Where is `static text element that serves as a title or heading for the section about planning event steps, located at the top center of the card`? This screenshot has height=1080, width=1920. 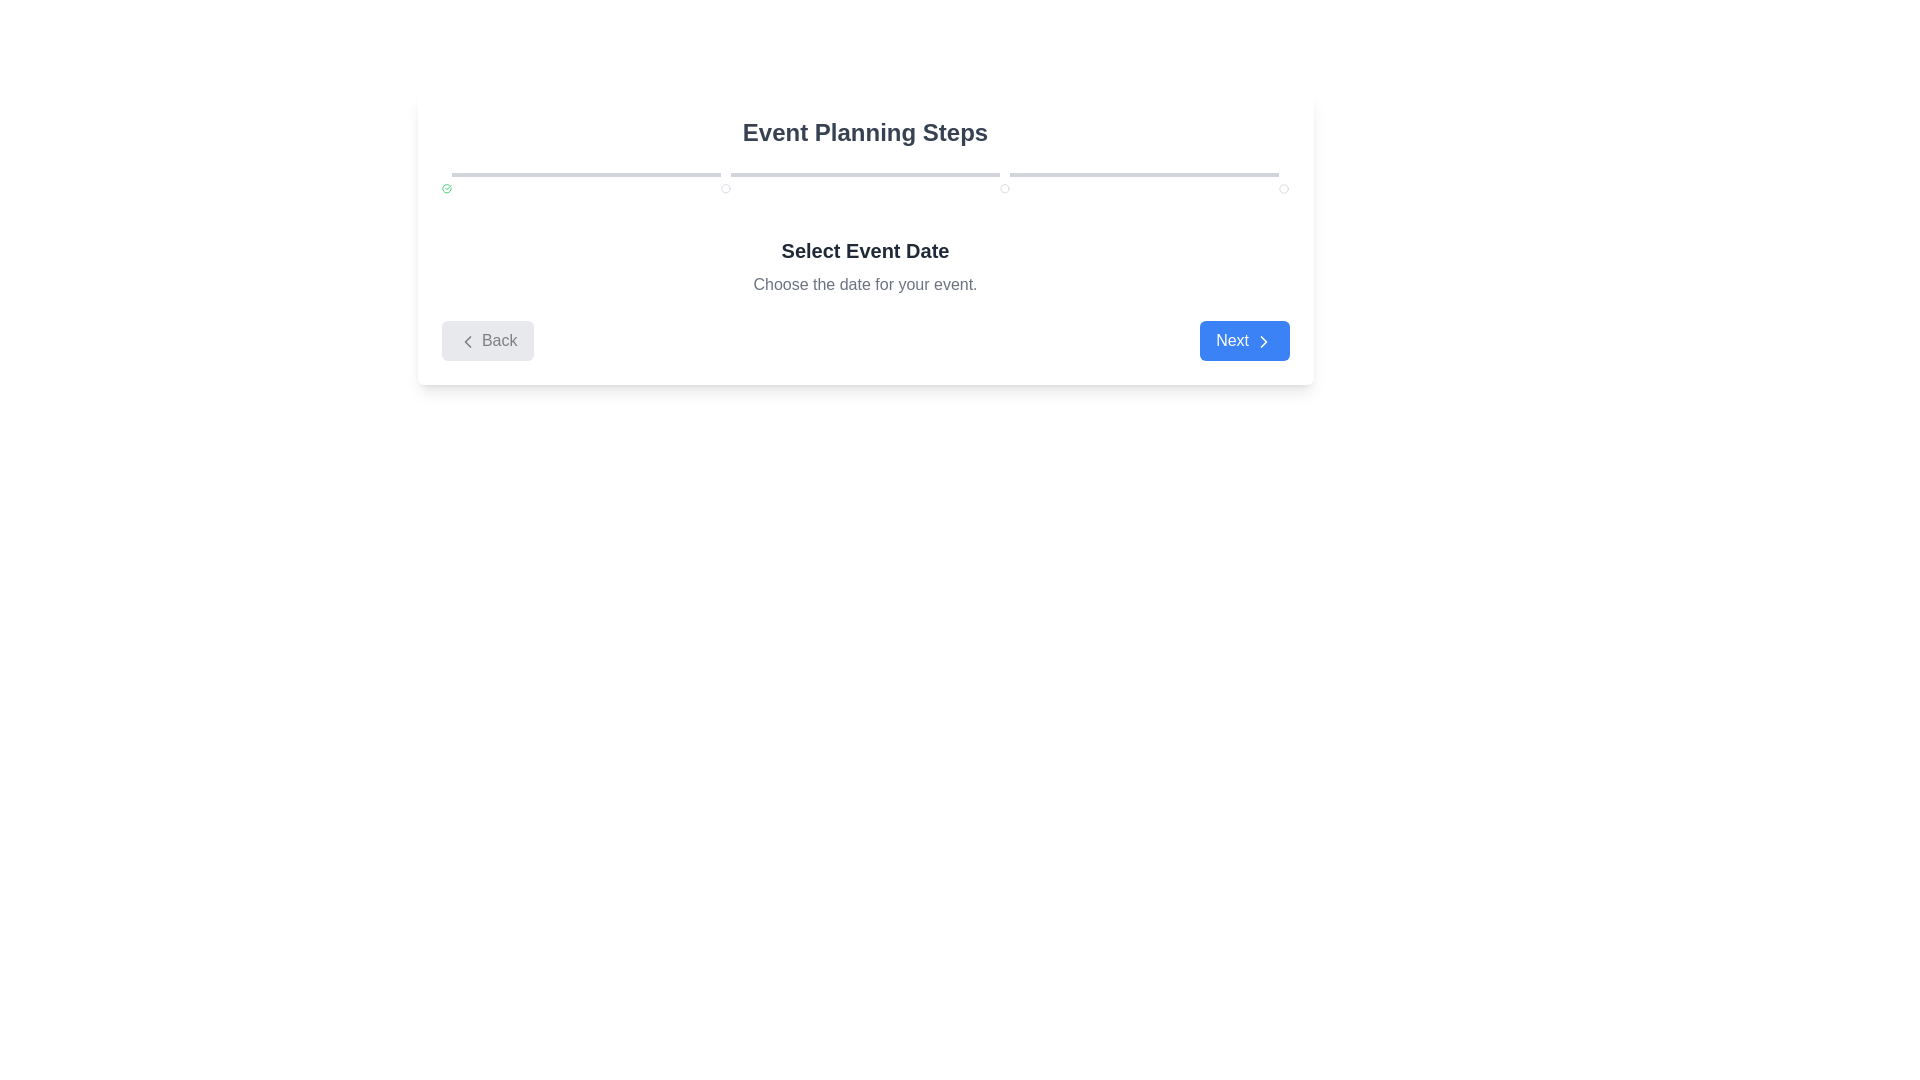 static text element that serves as a title or heading for the section about planning event steps, located at the top center of the card is located at coordinates (865, 132).